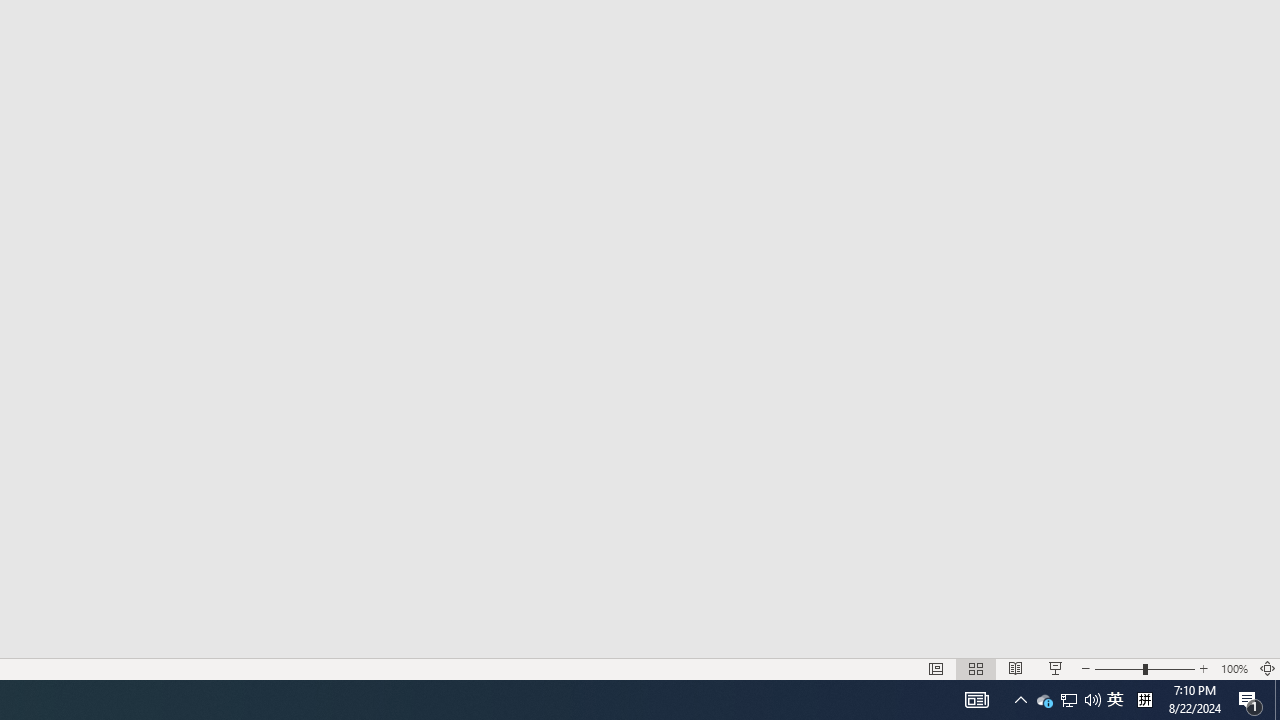 This screenshot has height=720, width=1280. Describe the element at coordinates (1055, 669) in the screenshot. I see `'Slide Show'` at that location.